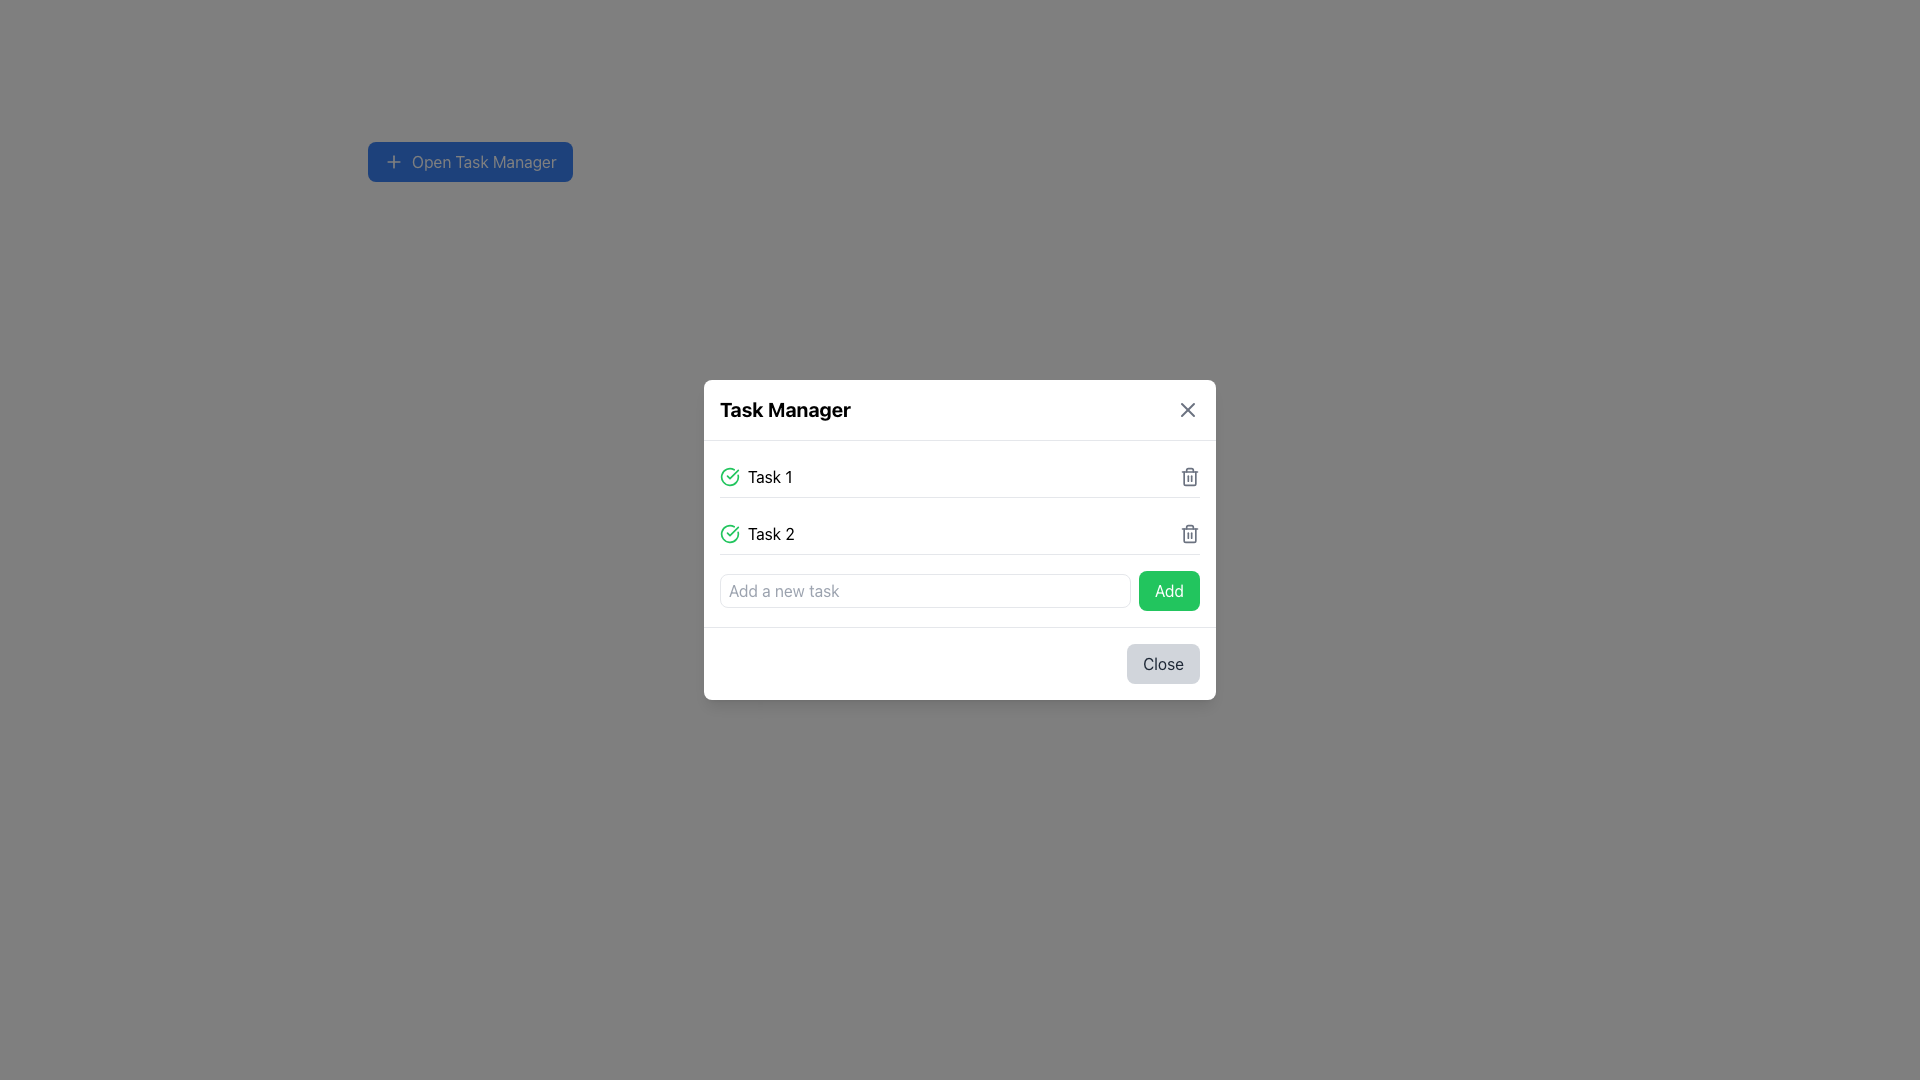  I want to click on the Text Label indicating the name of an individual task in the 'Task Manager' interface, which is located above 'Task 2' and to the right of a green check mark icon, so click(769, 477).